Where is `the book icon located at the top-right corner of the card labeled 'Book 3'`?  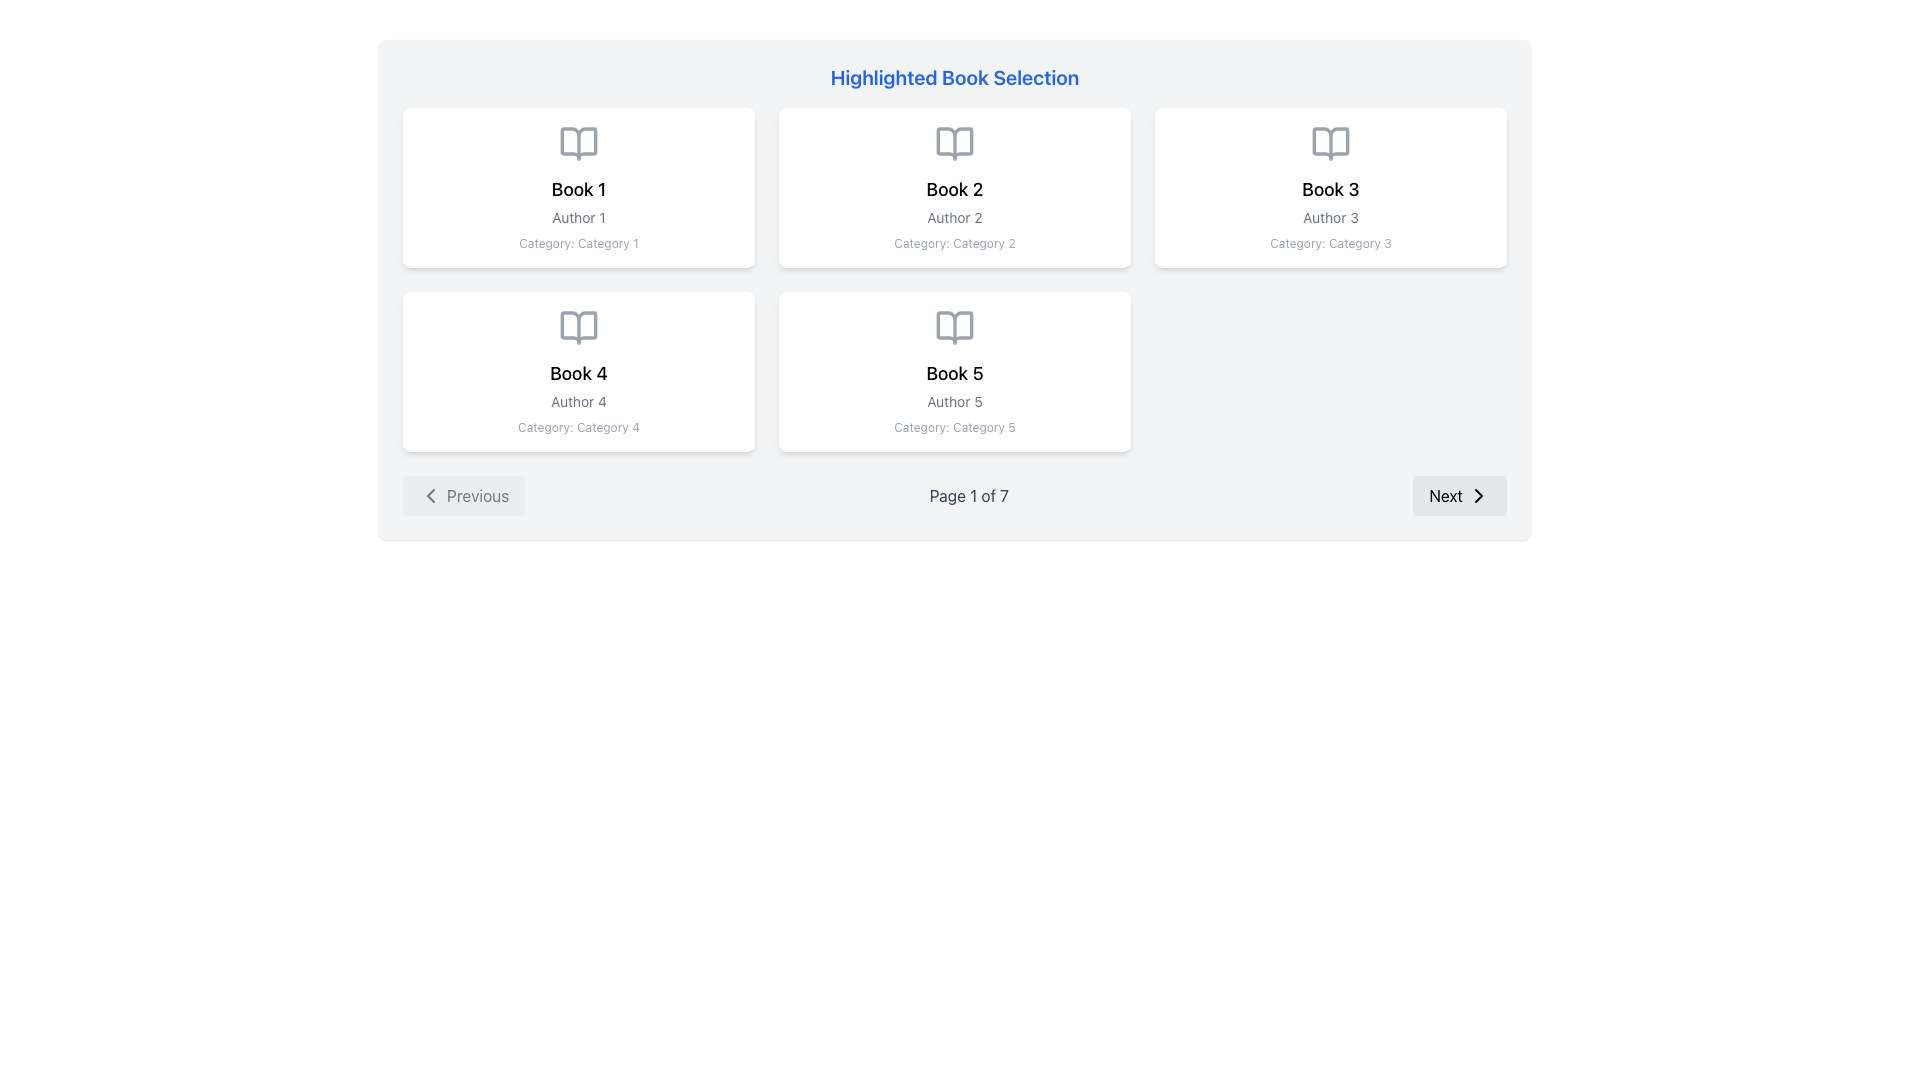
the book icon located at the top-right corner of the card labeled 'Book 3' is located at coordinates (1330, 142).